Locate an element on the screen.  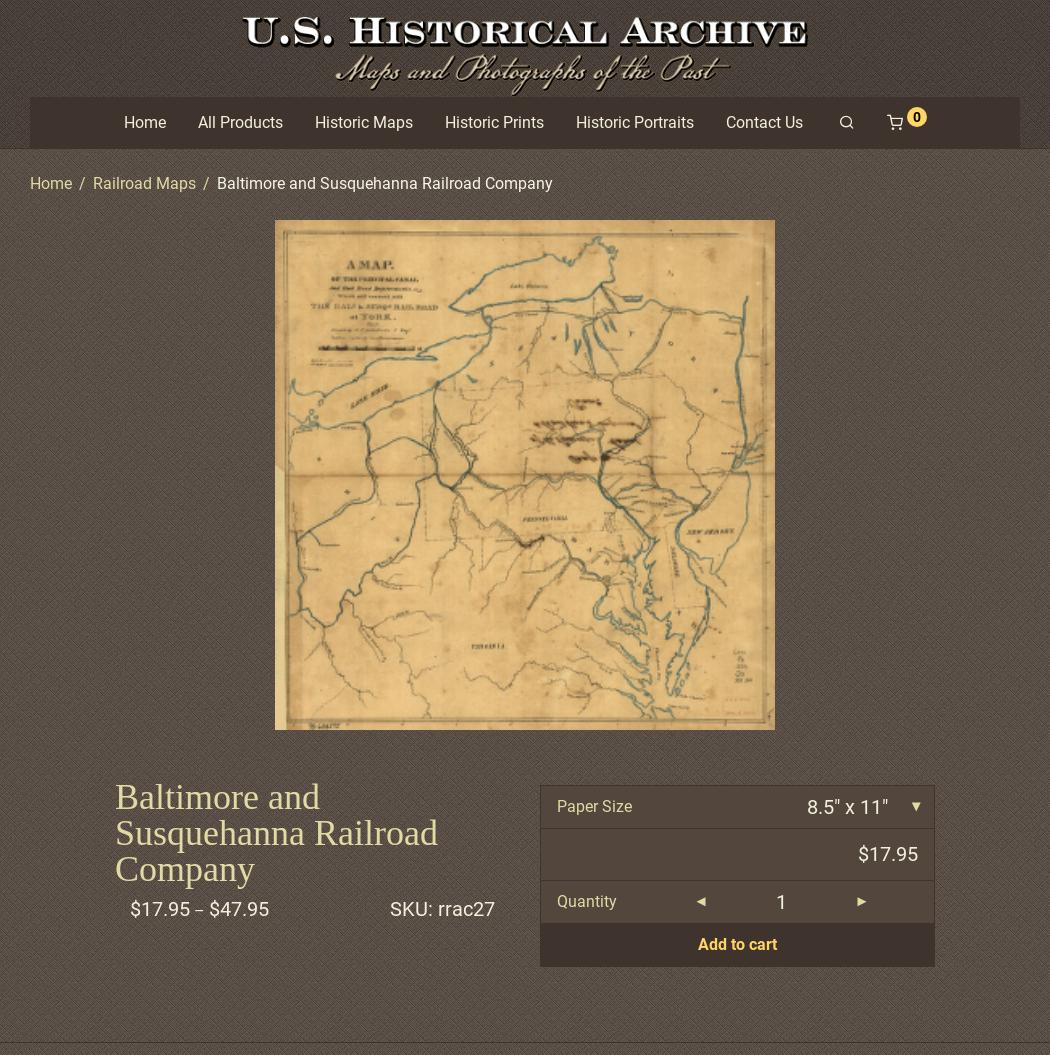
'47.95' is located at coordinates (244, 907).